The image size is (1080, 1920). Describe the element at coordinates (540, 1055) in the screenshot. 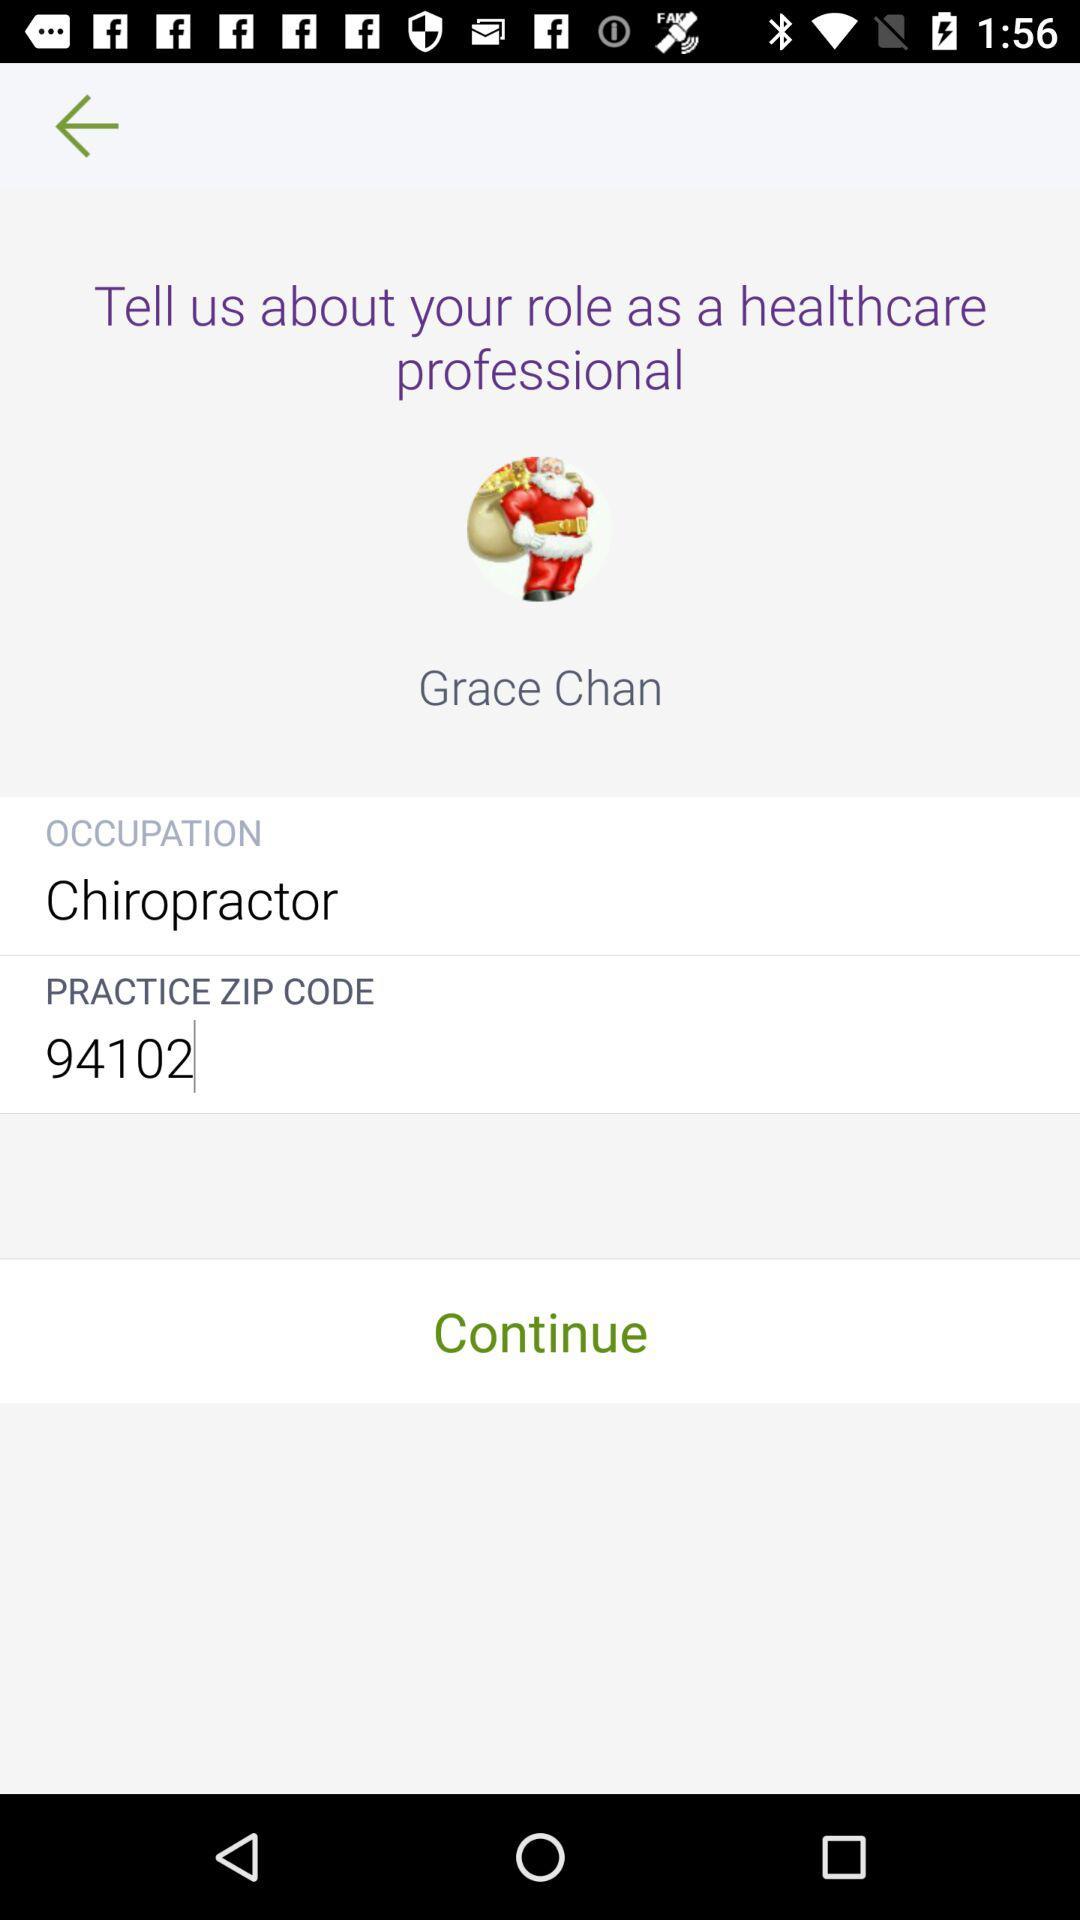

I see `the 94102 icon` at that location.